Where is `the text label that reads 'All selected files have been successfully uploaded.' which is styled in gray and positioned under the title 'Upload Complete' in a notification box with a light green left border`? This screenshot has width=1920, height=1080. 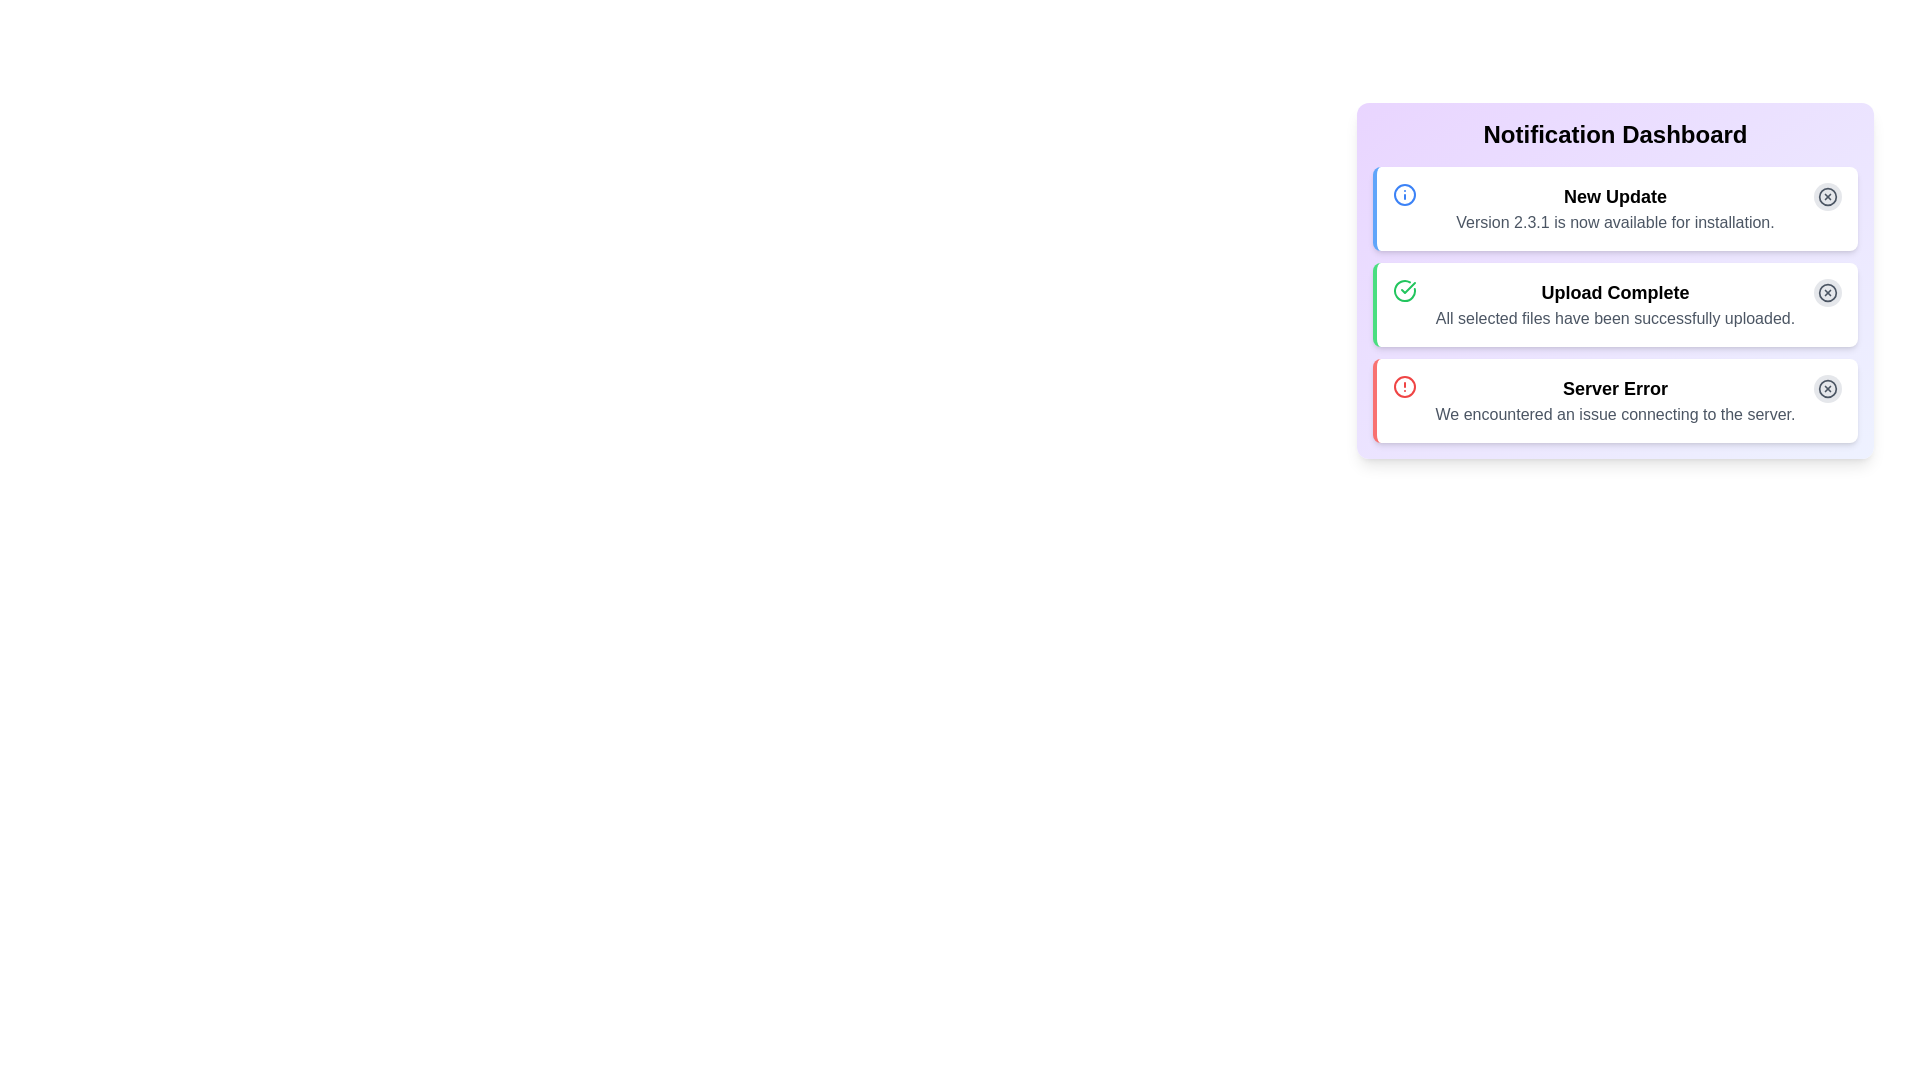 the text label that reads 'All selected files have been successfully uploaded.' which is styled in gray and positioned under the title 'Upload Complete' in a notification box with a light green left border is located at coordinates (1615, 318).